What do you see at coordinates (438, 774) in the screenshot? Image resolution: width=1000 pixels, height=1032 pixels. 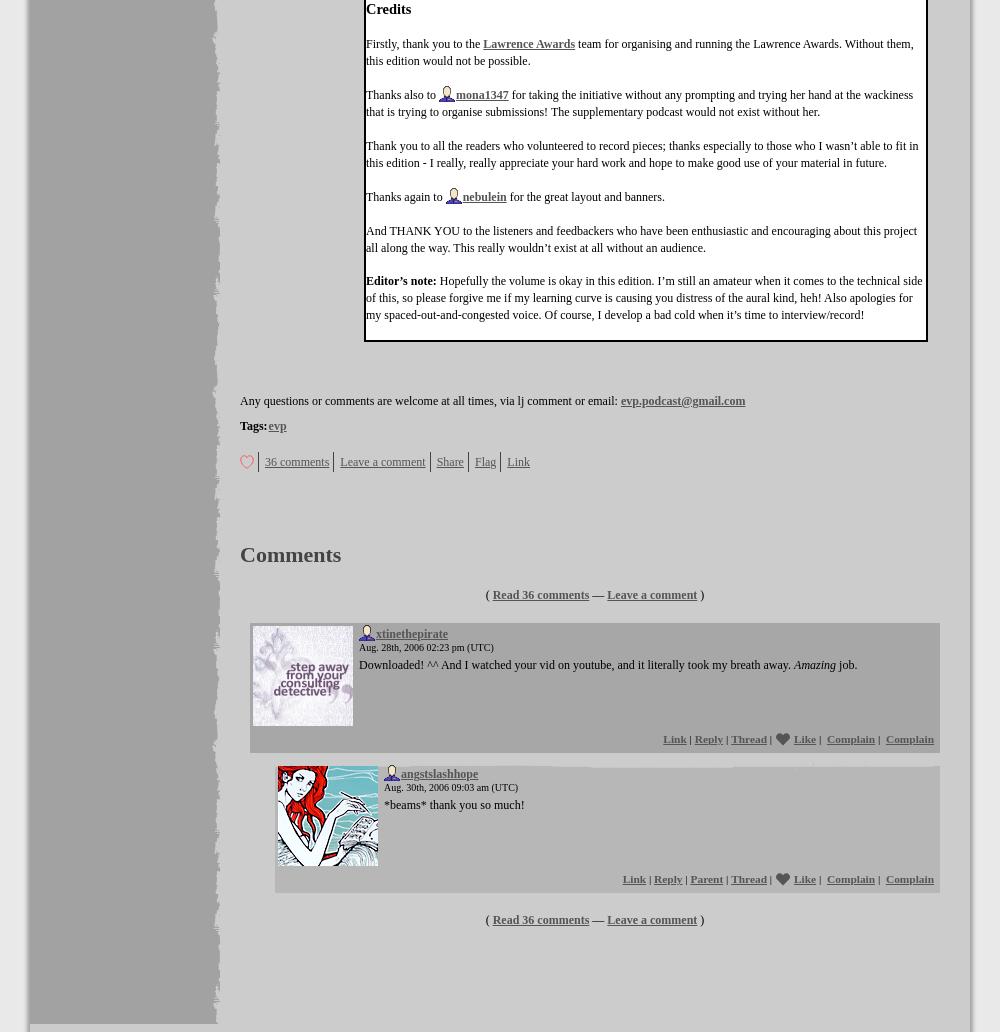 I see `'angstslashhope'` at bounding box center [438, 774].